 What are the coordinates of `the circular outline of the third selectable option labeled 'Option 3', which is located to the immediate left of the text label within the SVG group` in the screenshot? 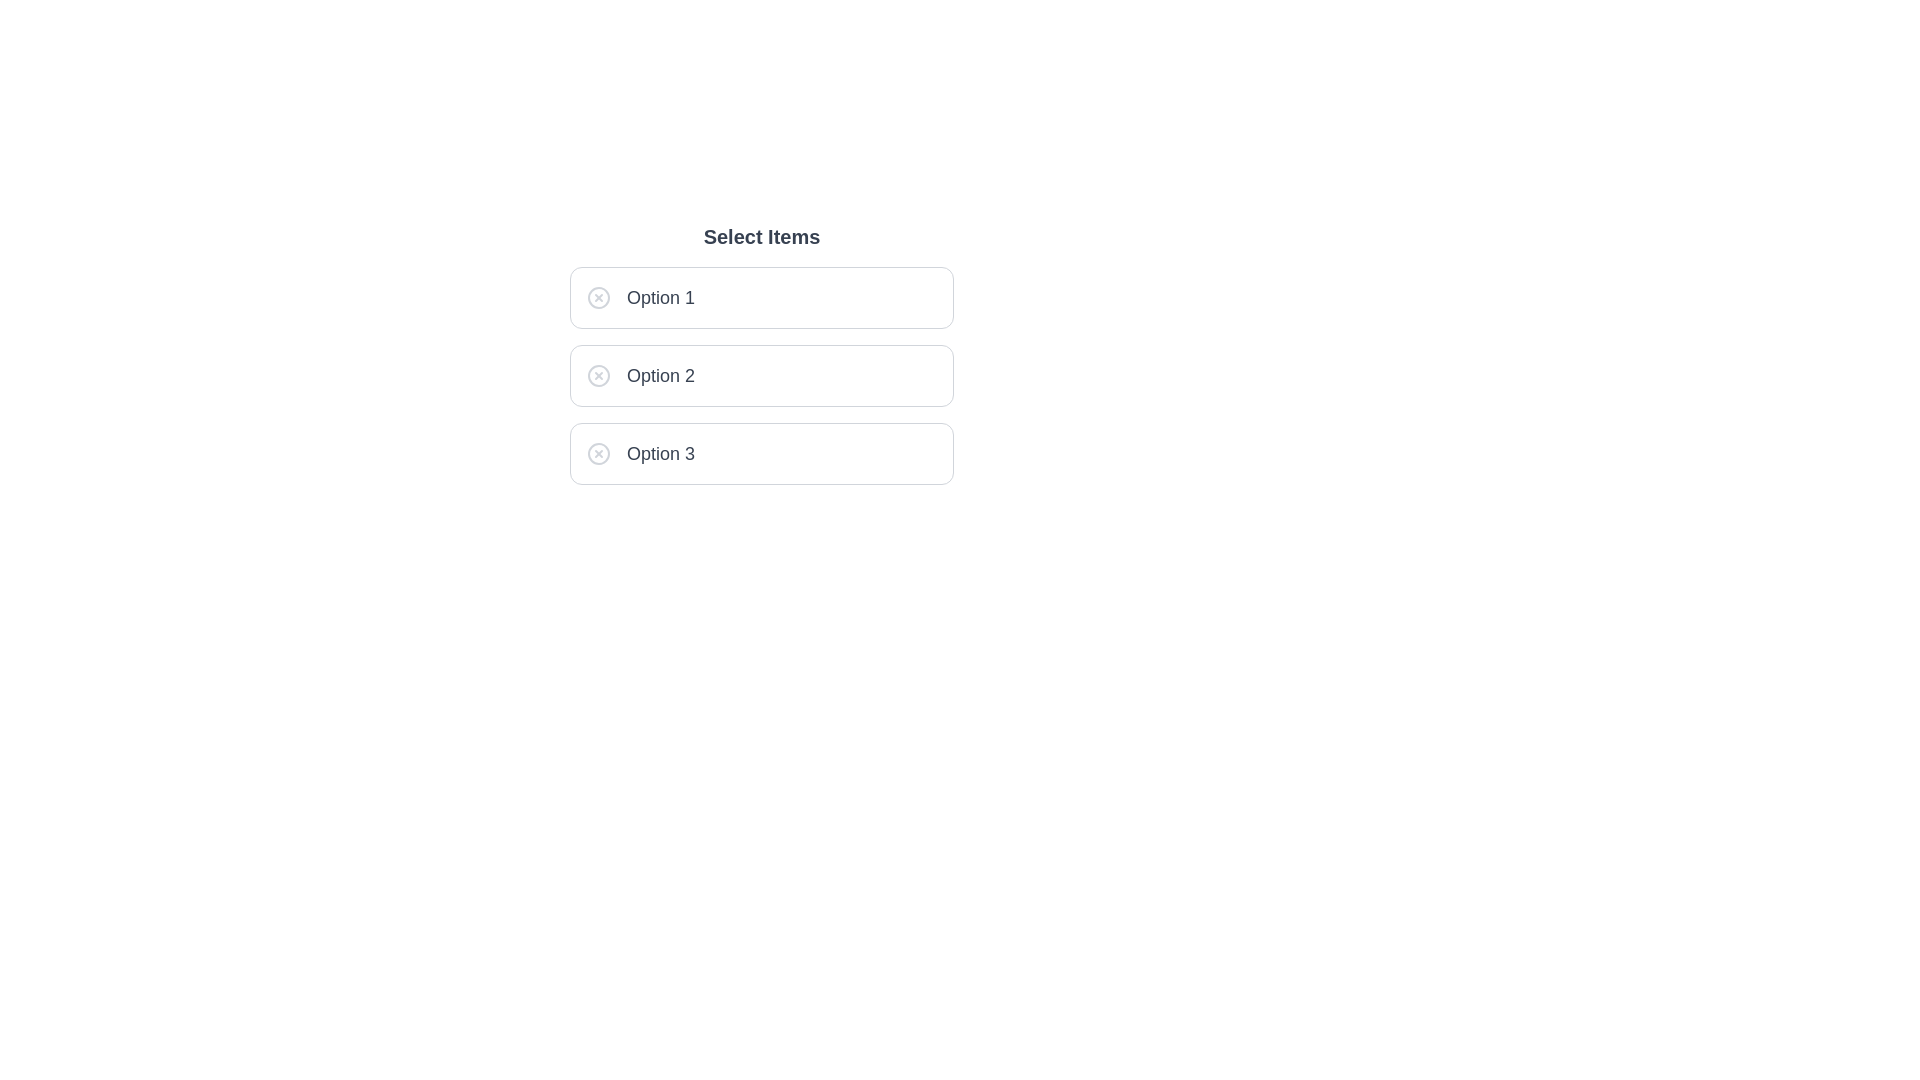 It's located at (598, 454).